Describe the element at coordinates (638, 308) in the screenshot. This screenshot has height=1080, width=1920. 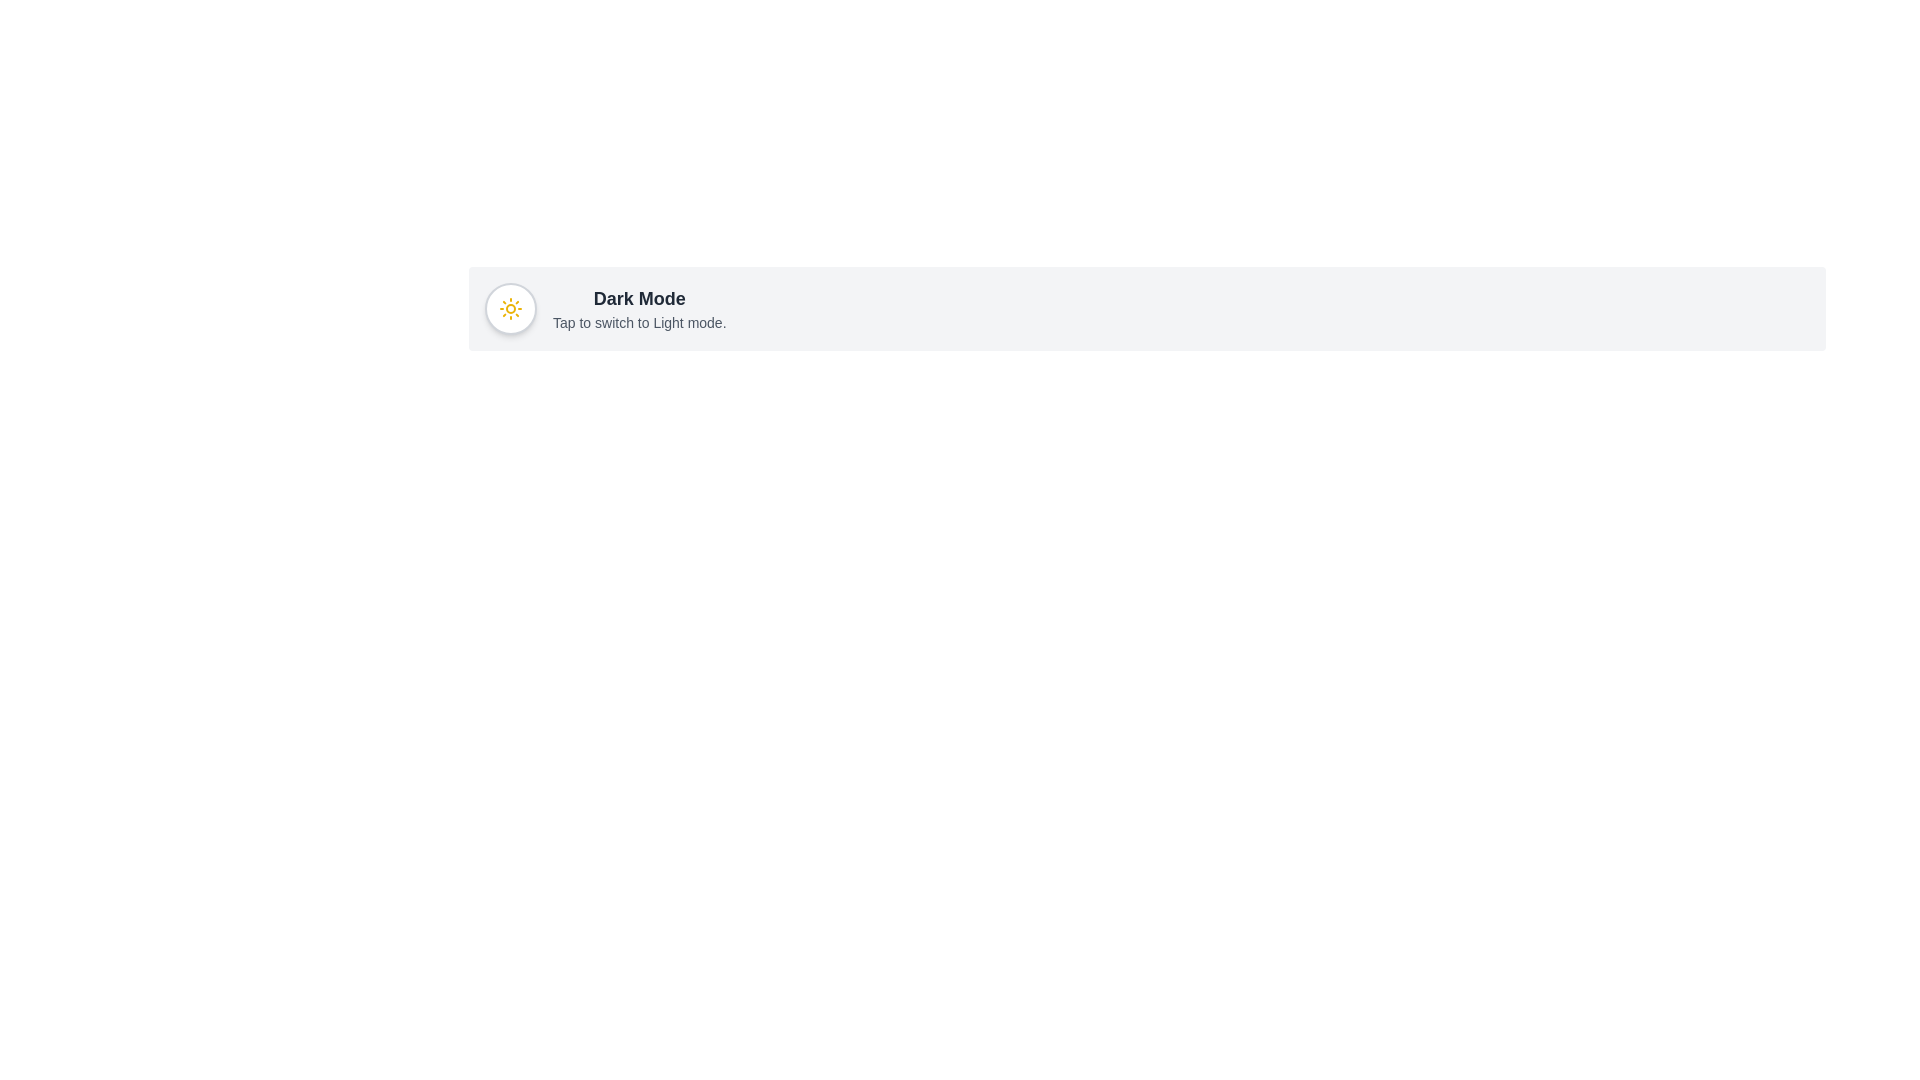
I see `the 'Dark Mode' label, which consists of two lines of text, the first being bold and larger, indicating the dark mode functionality` at that location.